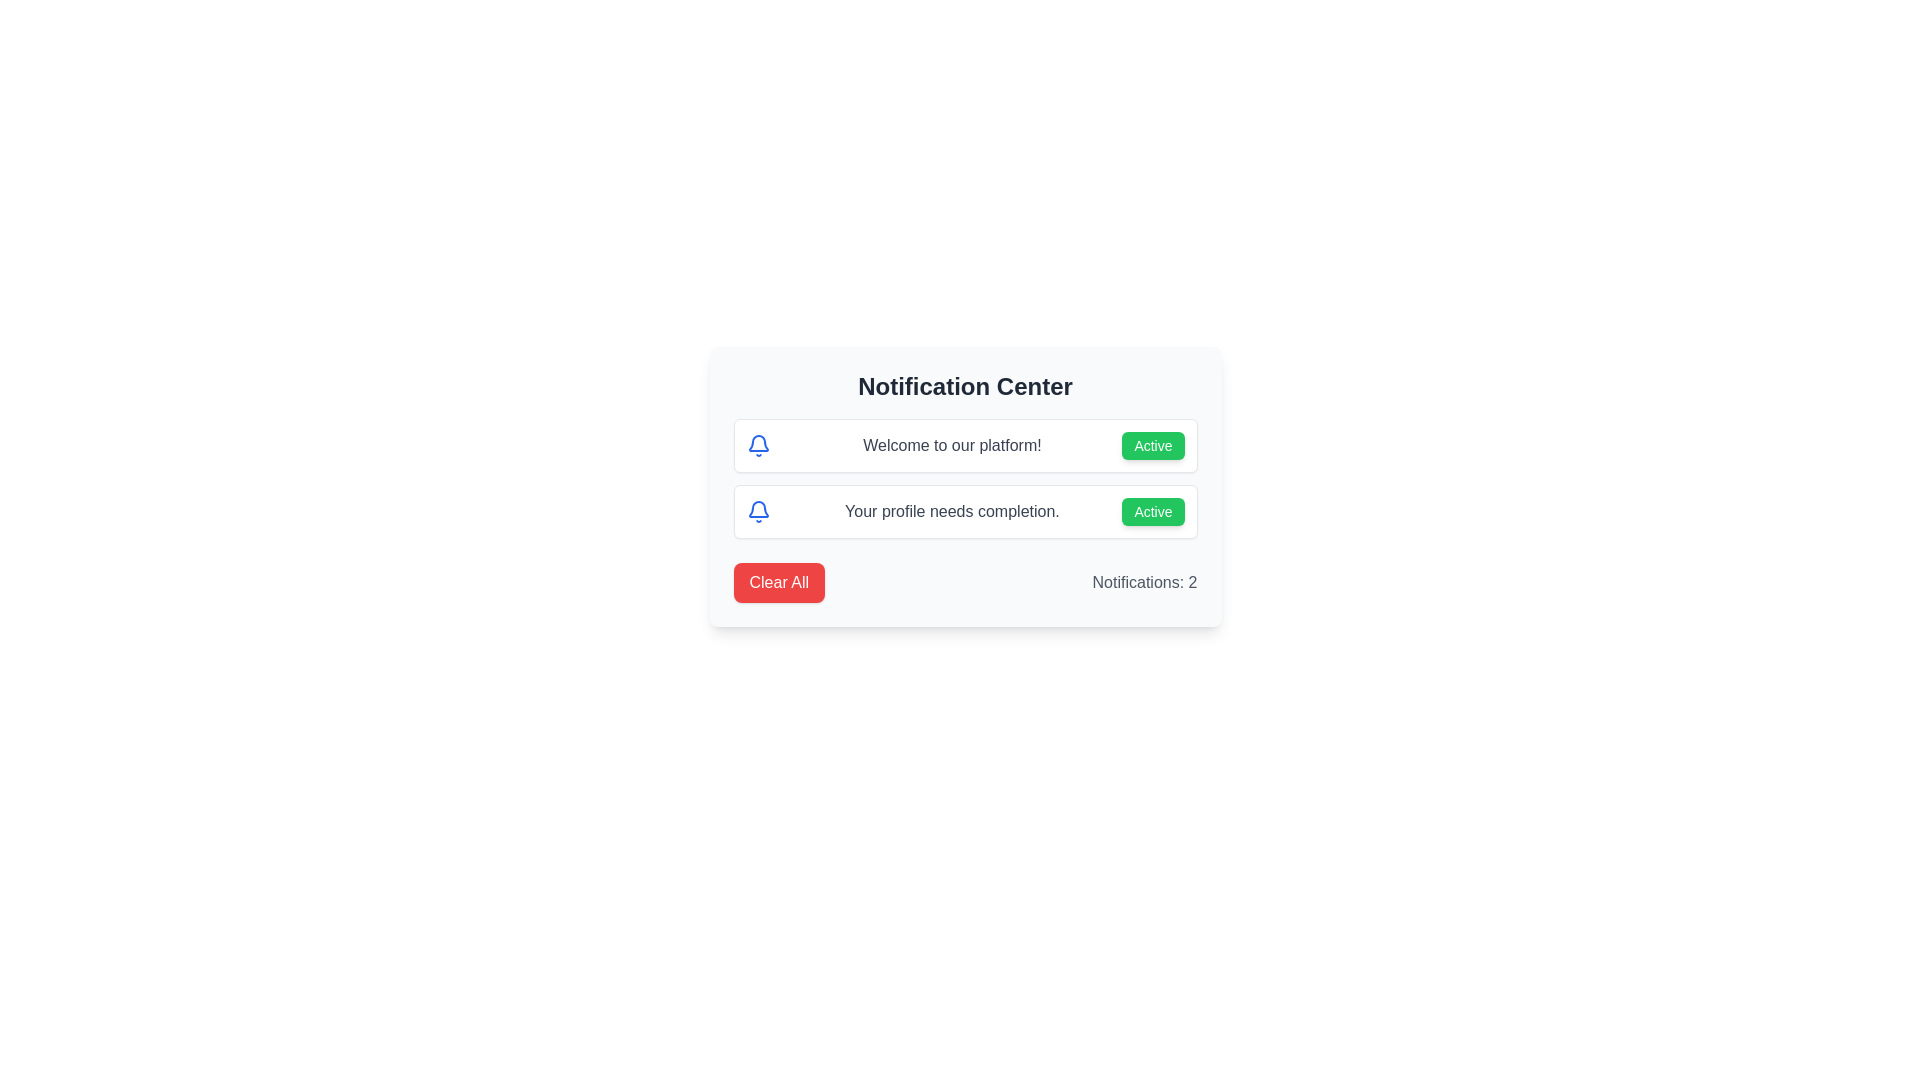 The image size is (1920, 1080). I want to click on the notification bell icon in the second row of the notification center panel, located to the left of the text 'Your profile needs completion.', so click(757, 442).